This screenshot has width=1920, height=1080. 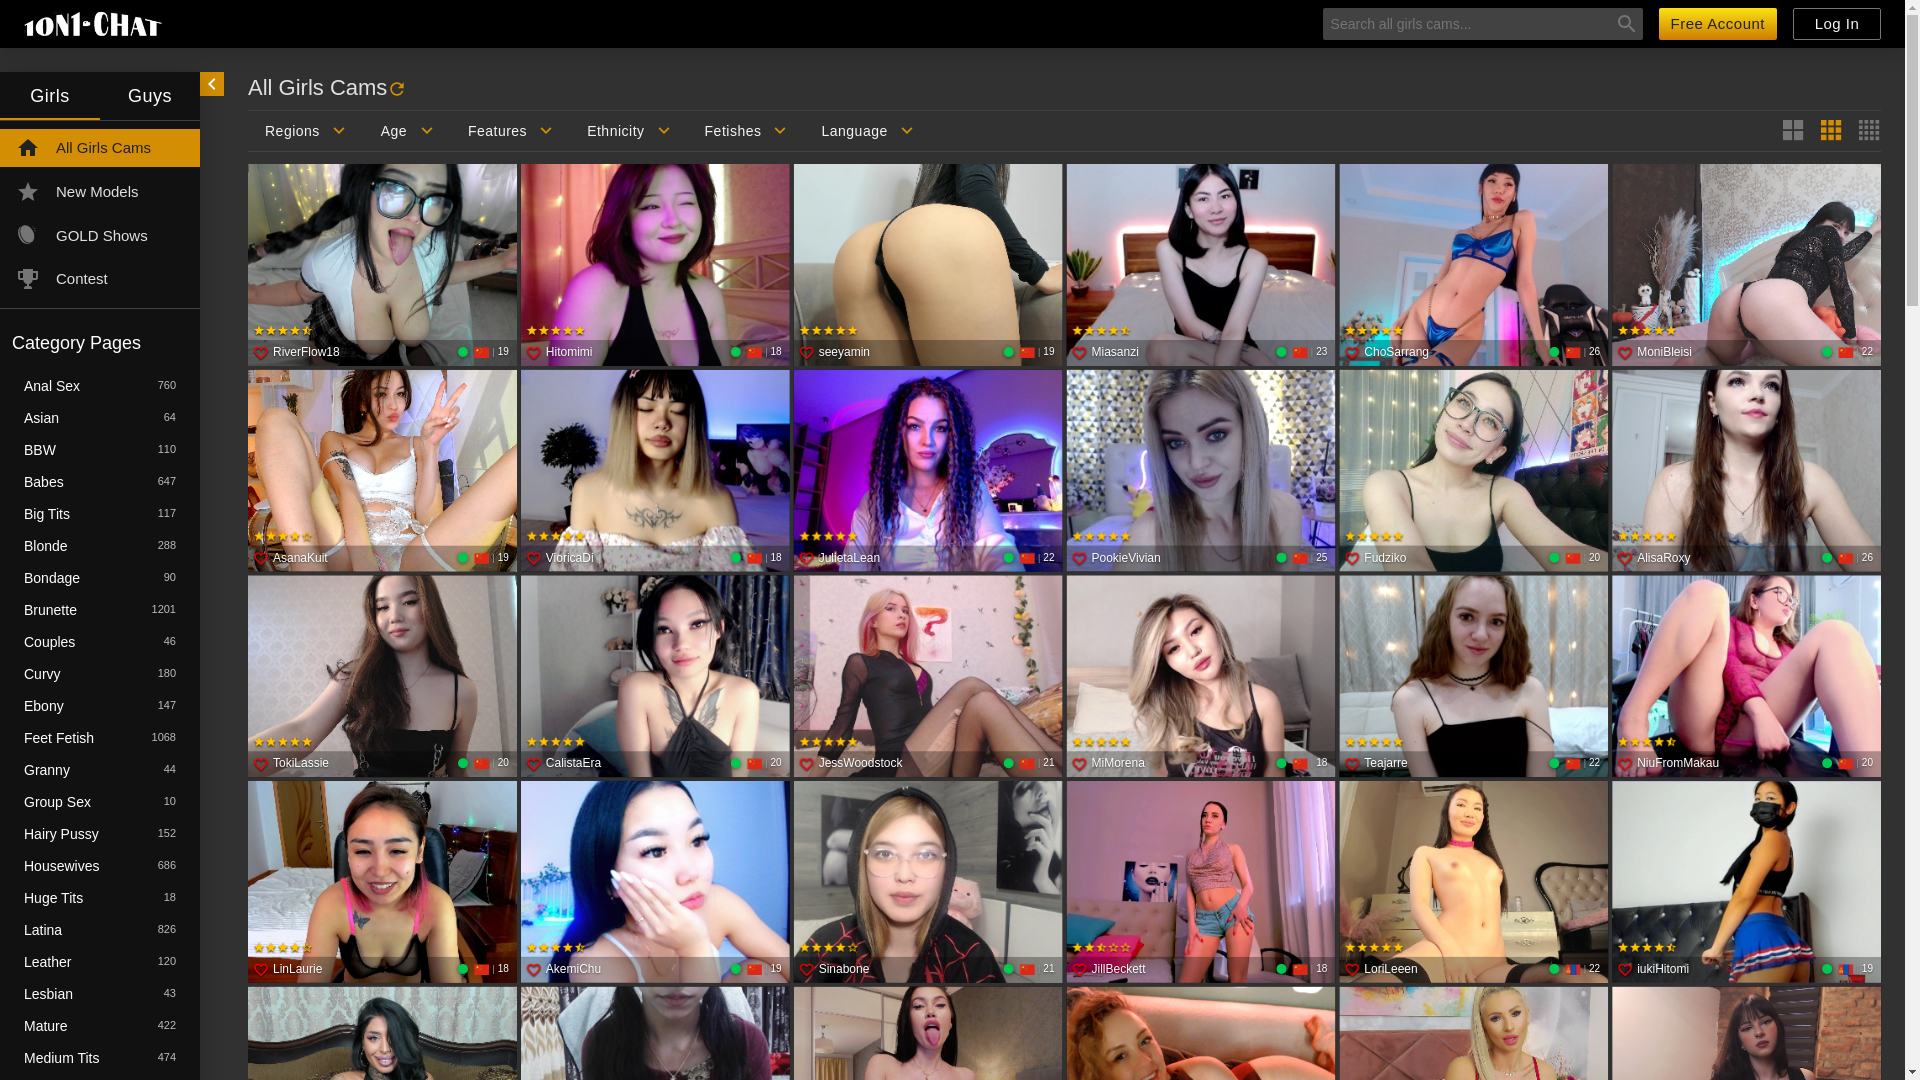 What do you see at coordinates (99, 96) in the screenshot?
I see `'Guys'` at bounding box center [99, 96].